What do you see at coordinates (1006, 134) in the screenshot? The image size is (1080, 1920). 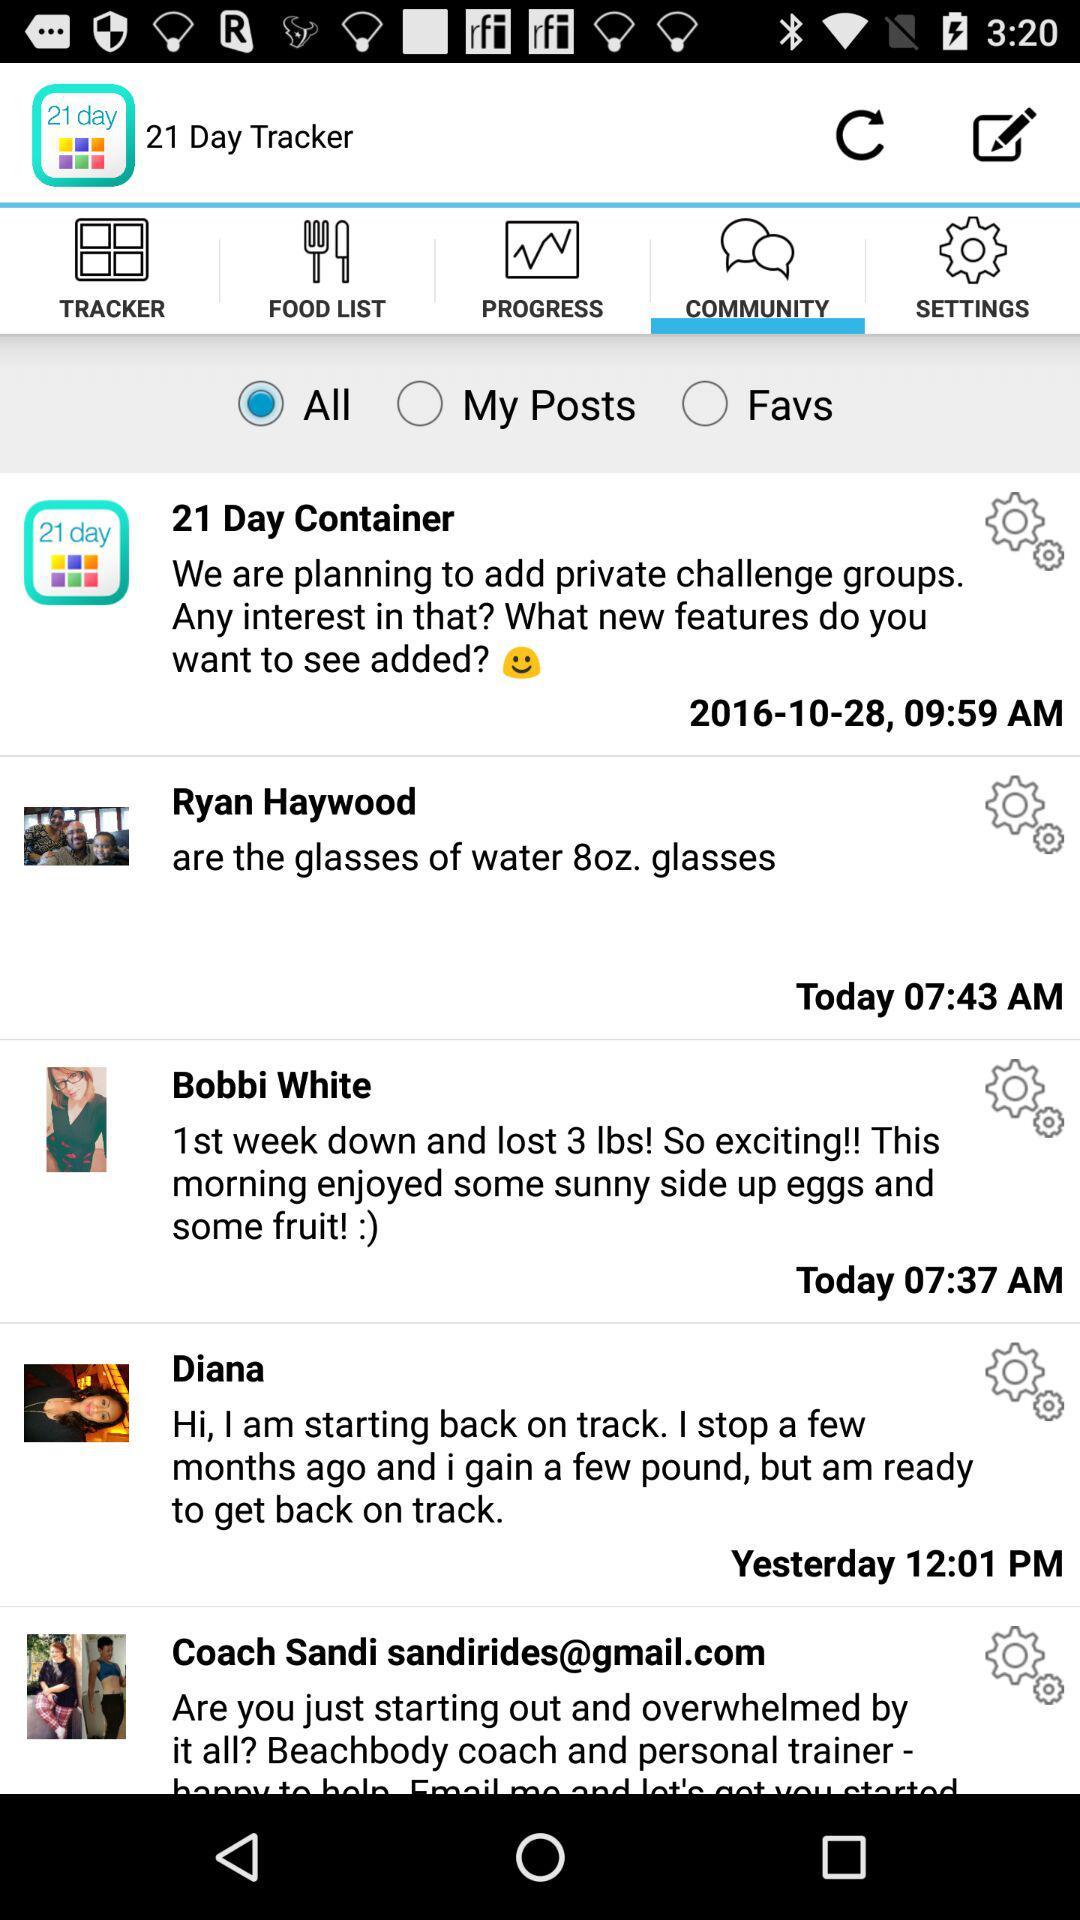 I see `write a new message` at bounding box center [1006, 134].